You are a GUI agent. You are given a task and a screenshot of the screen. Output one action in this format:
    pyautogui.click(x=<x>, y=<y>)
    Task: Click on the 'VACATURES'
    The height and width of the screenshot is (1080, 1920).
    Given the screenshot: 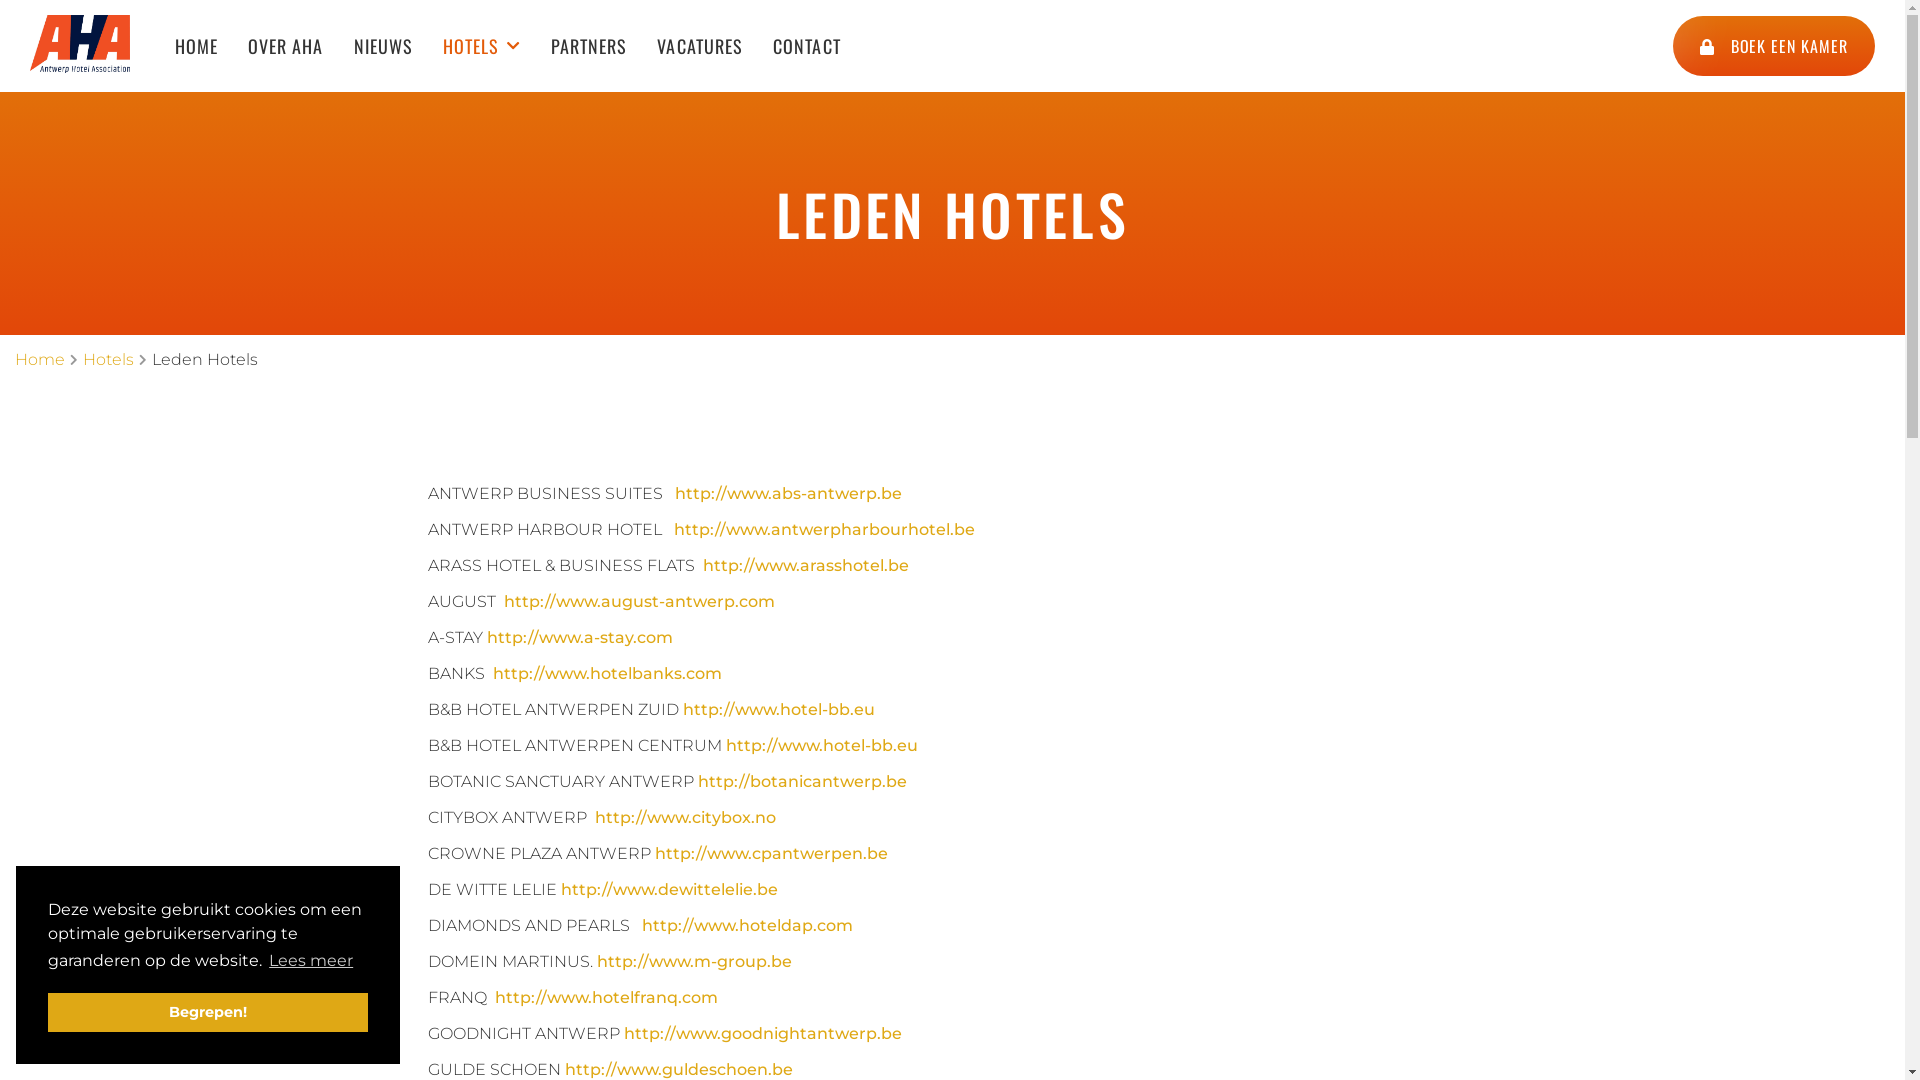 What is the action you would take?
    pyautogui.click(x=700, y=45)
    